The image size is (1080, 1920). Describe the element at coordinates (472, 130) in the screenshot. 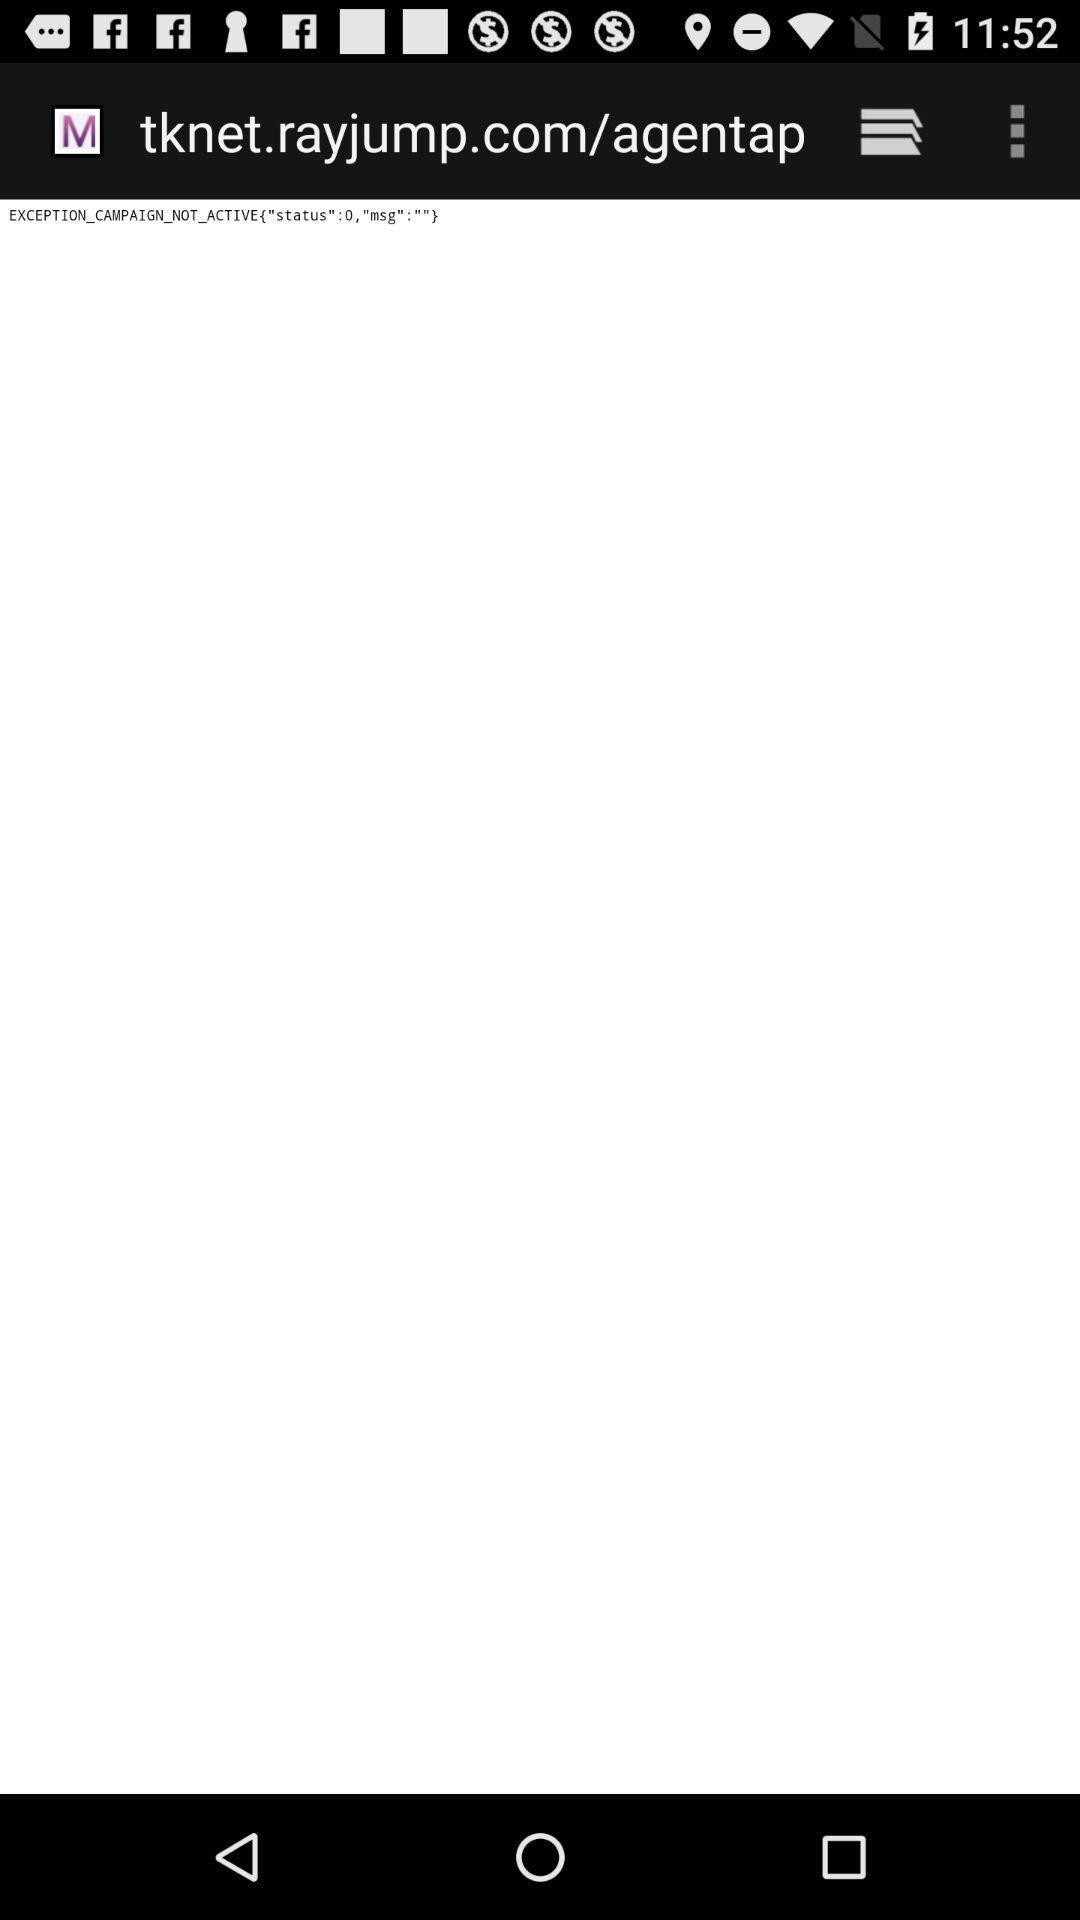

I see `the tknet rayjump com item` at that location.